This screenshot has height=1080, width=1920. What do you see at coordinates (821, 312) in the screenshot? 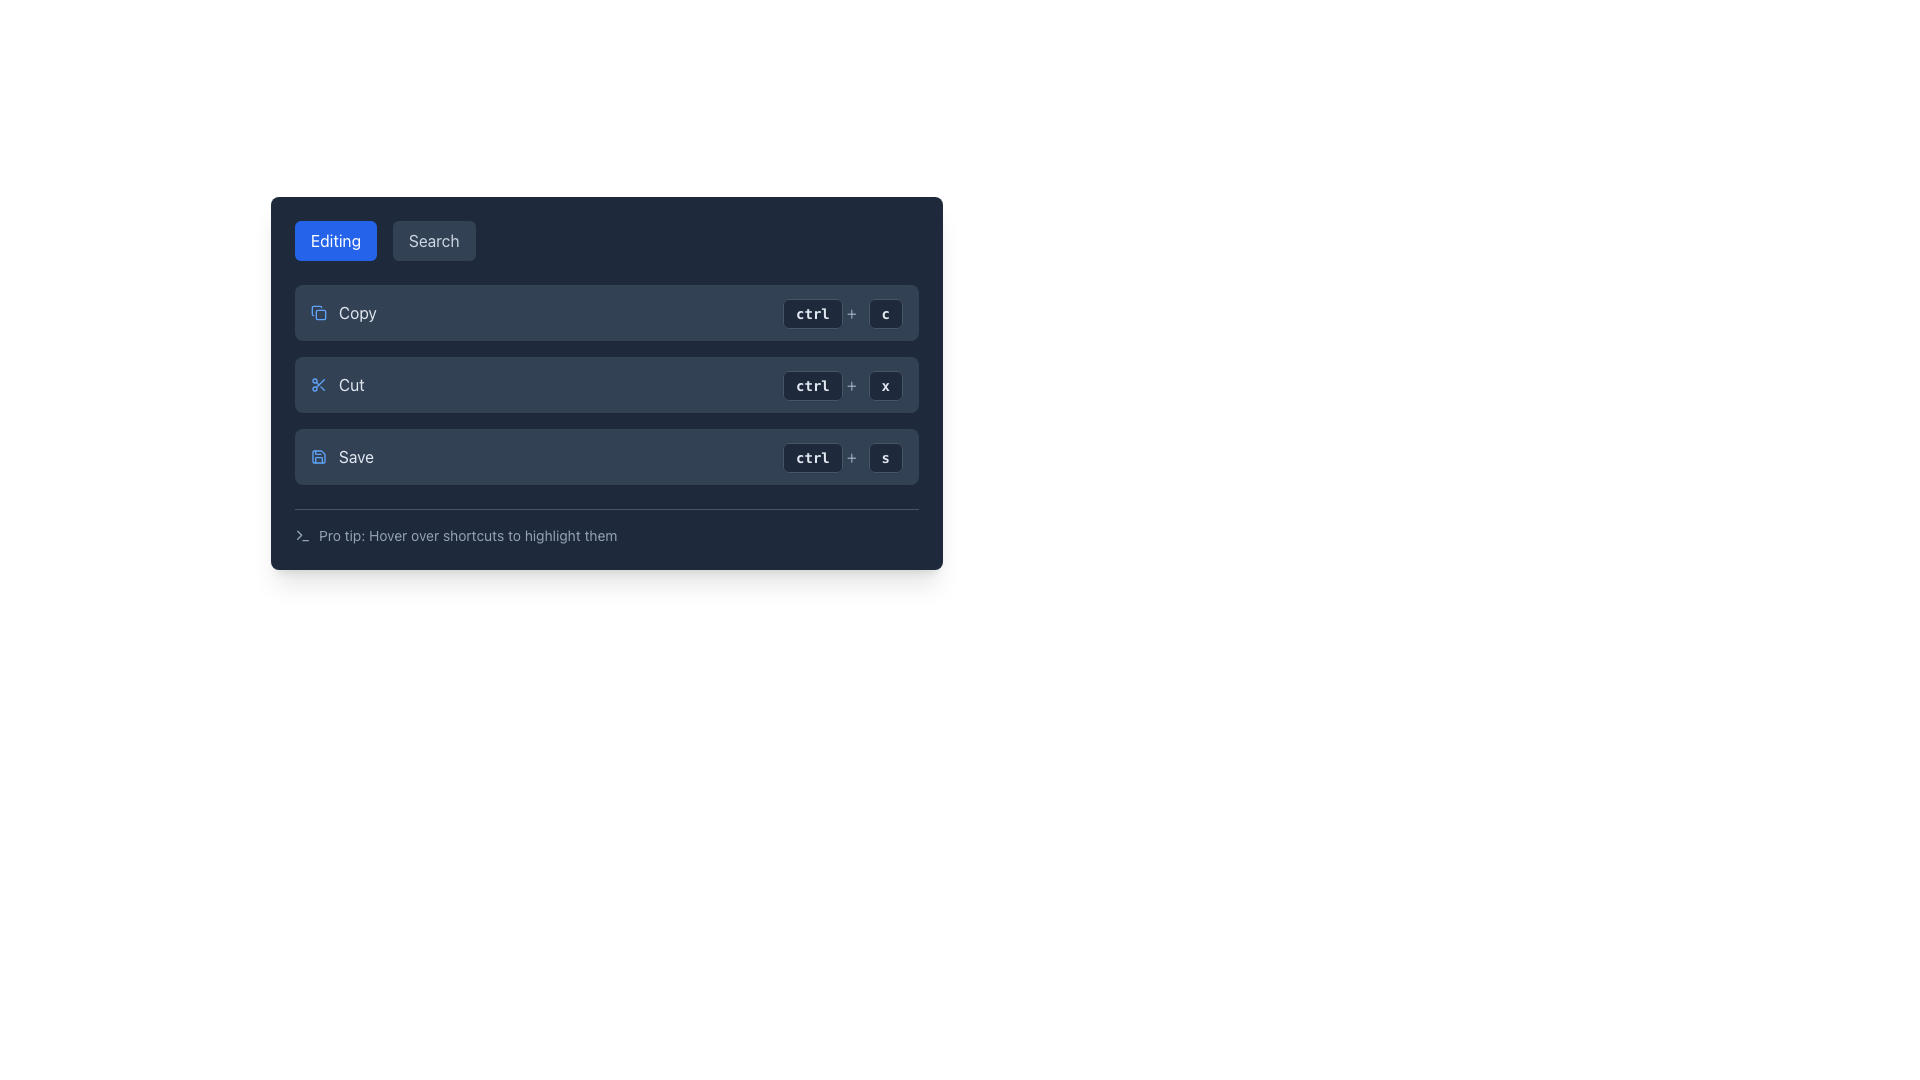
I see `the Text label that indicates the keyboard shortcut 'Ctrl+C' for the action 'Copy', located in the first row of shortcut descriptions, adjacent to 'Copy' on the left and 'c' on the right` at bounding box center [821, 312].